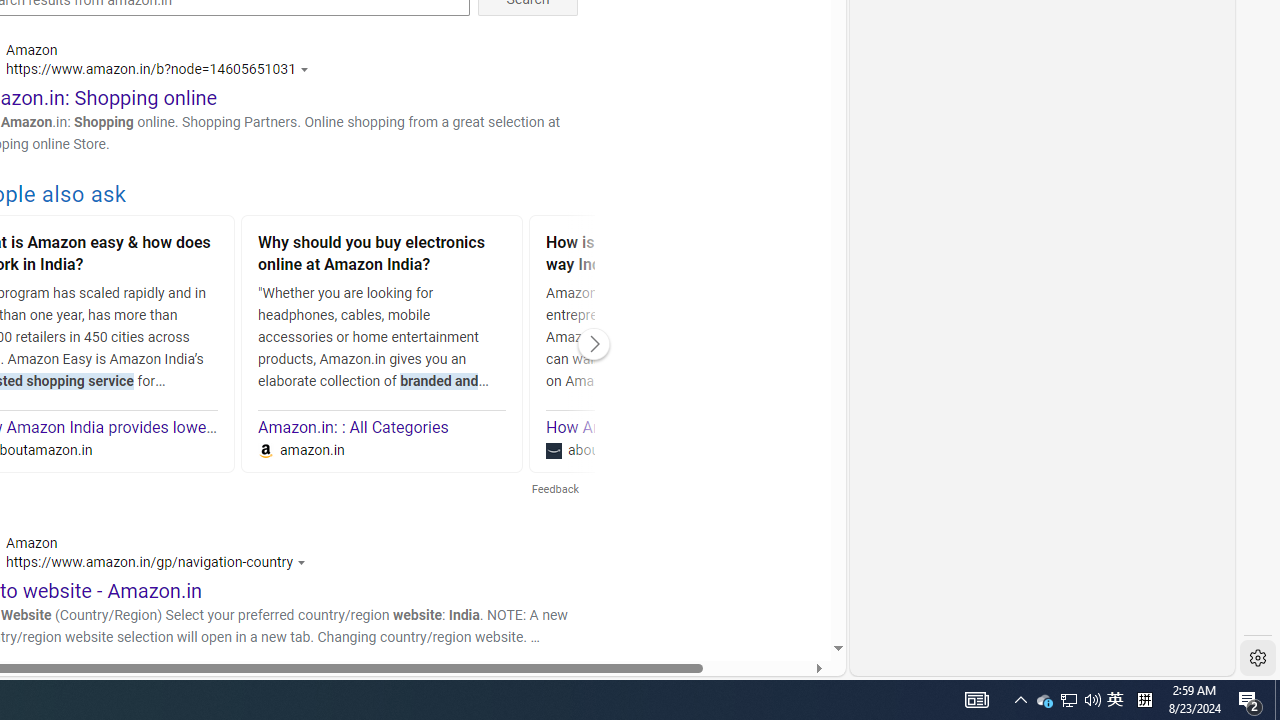  What do you see at coordinates (353, 427) in the screenshot?
I see `'Amazon.in: : All Categories'` at bounding box center [353, 427].